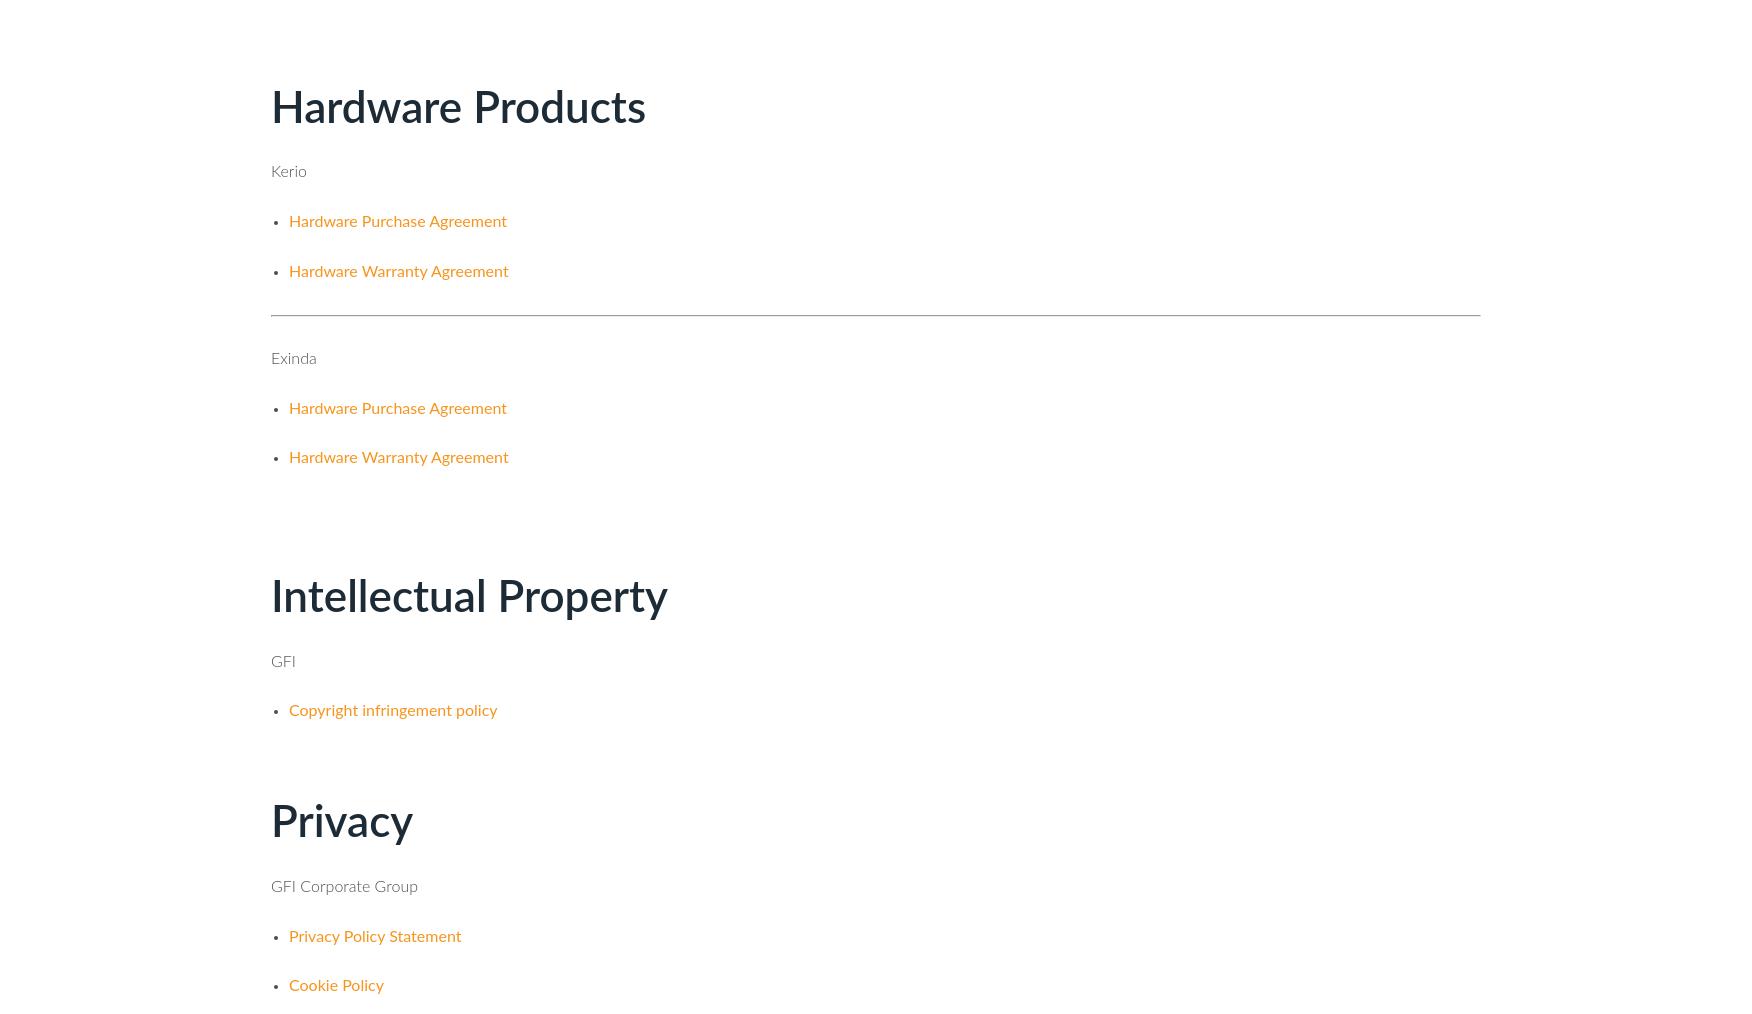  What do you see at coordinates (270, 357) in the screenshot?
I see `'Exinda'` at bounding box center [270, 357].